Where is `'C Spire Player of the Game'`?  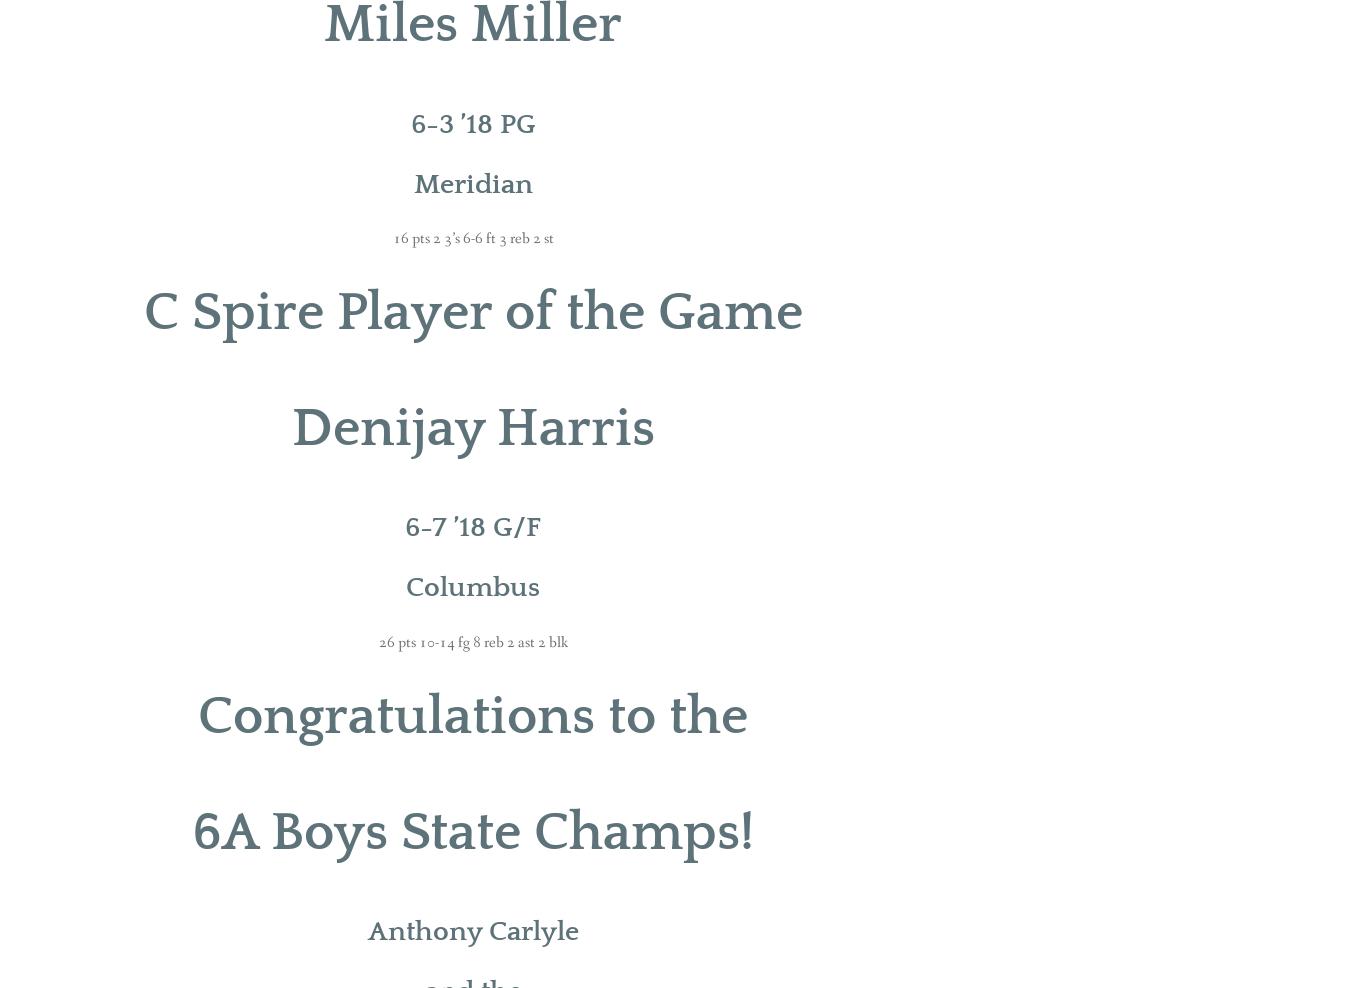 'C Spire Player of the Game' is located at coordinates (471, 312).